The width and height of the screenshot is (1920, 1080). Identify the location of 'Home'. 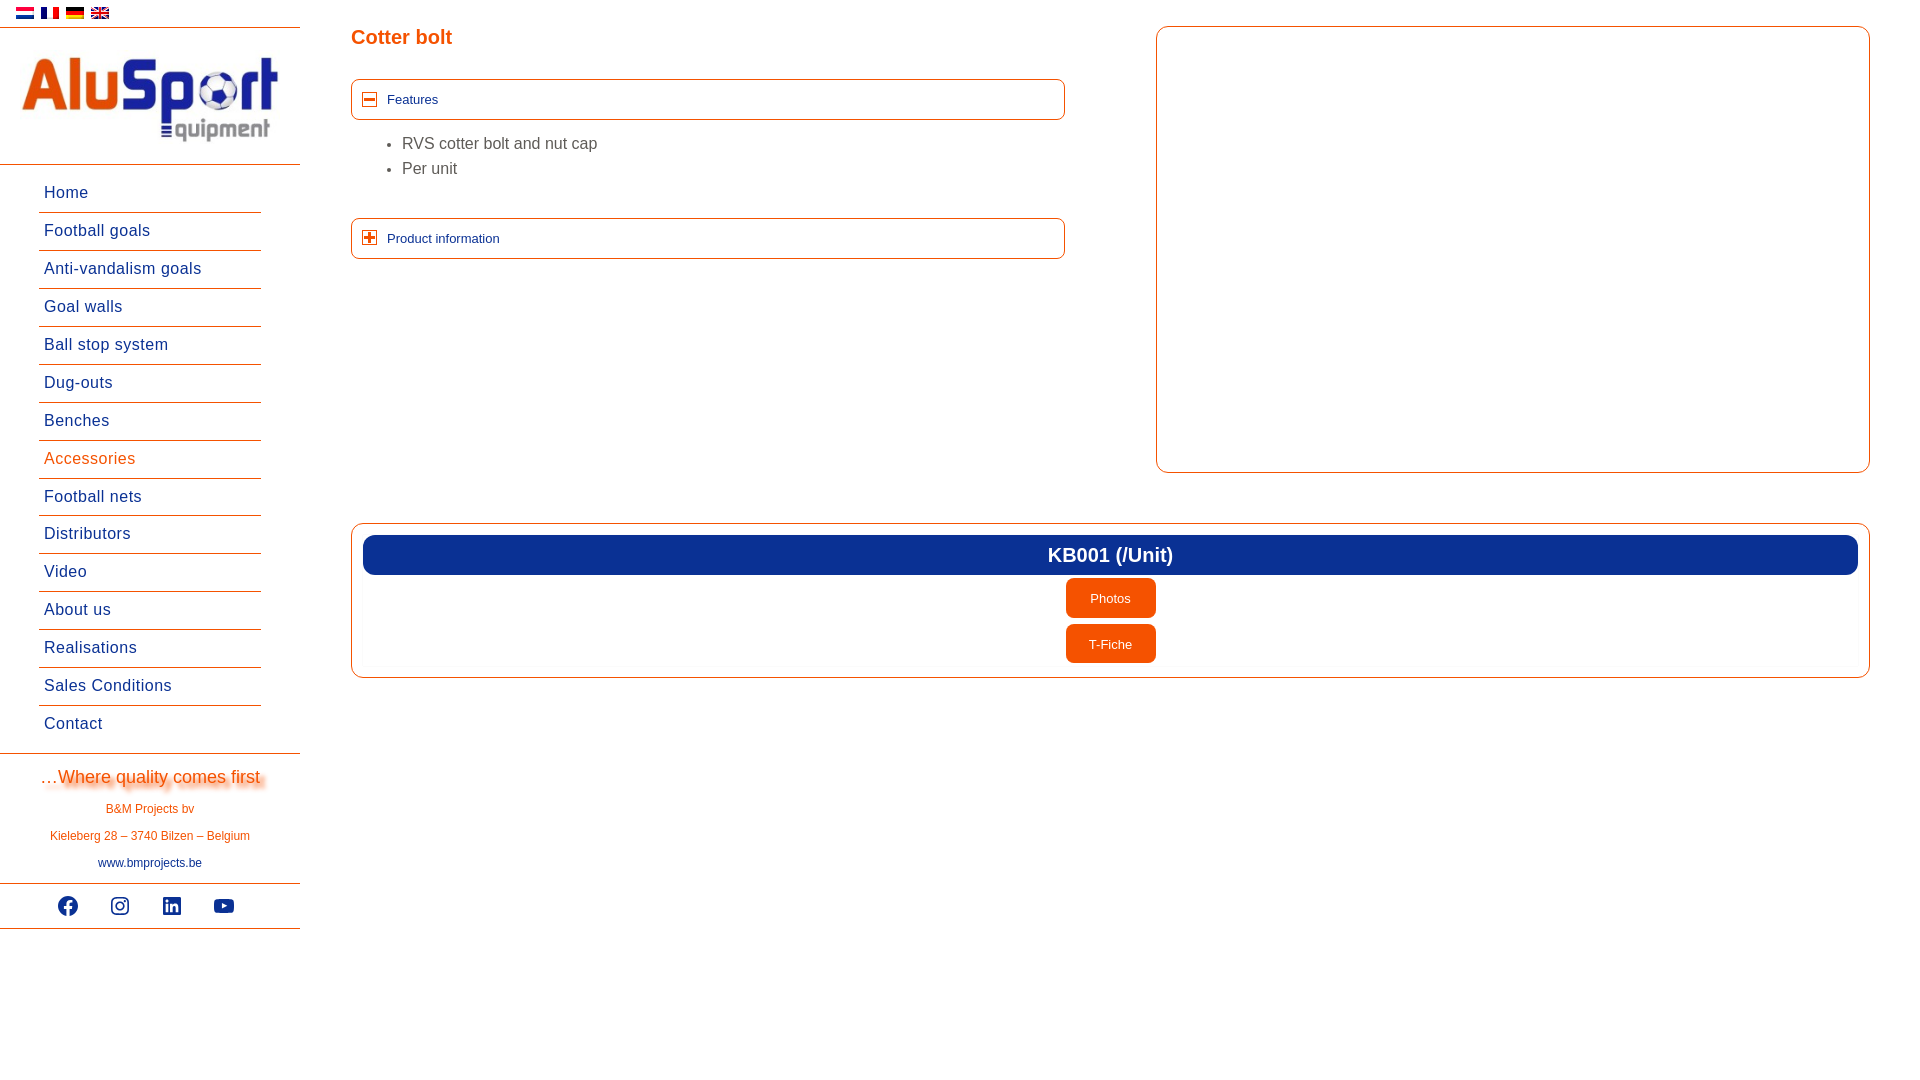
(148, 193).